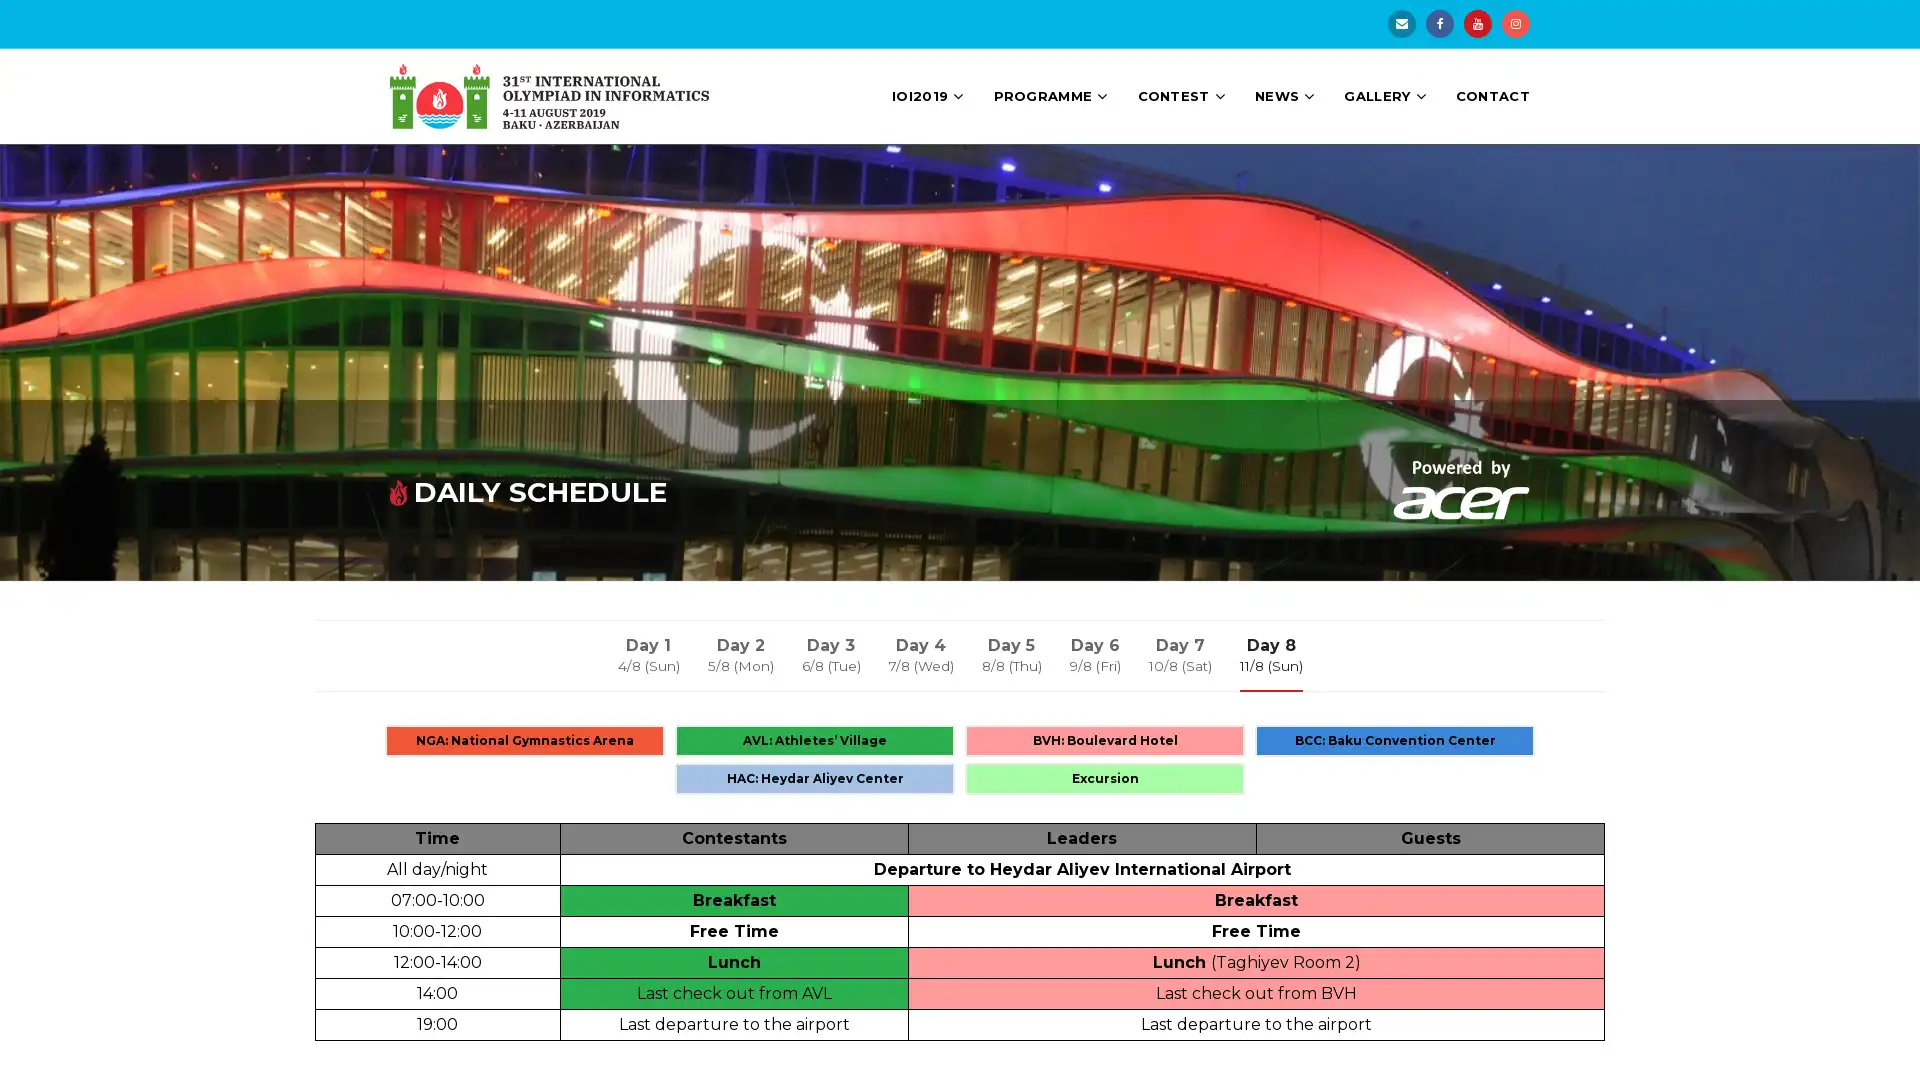 This screenshot has width=1920, height=1080. I want to click on BCC: Baku Convention Center, so click(1394, 740).